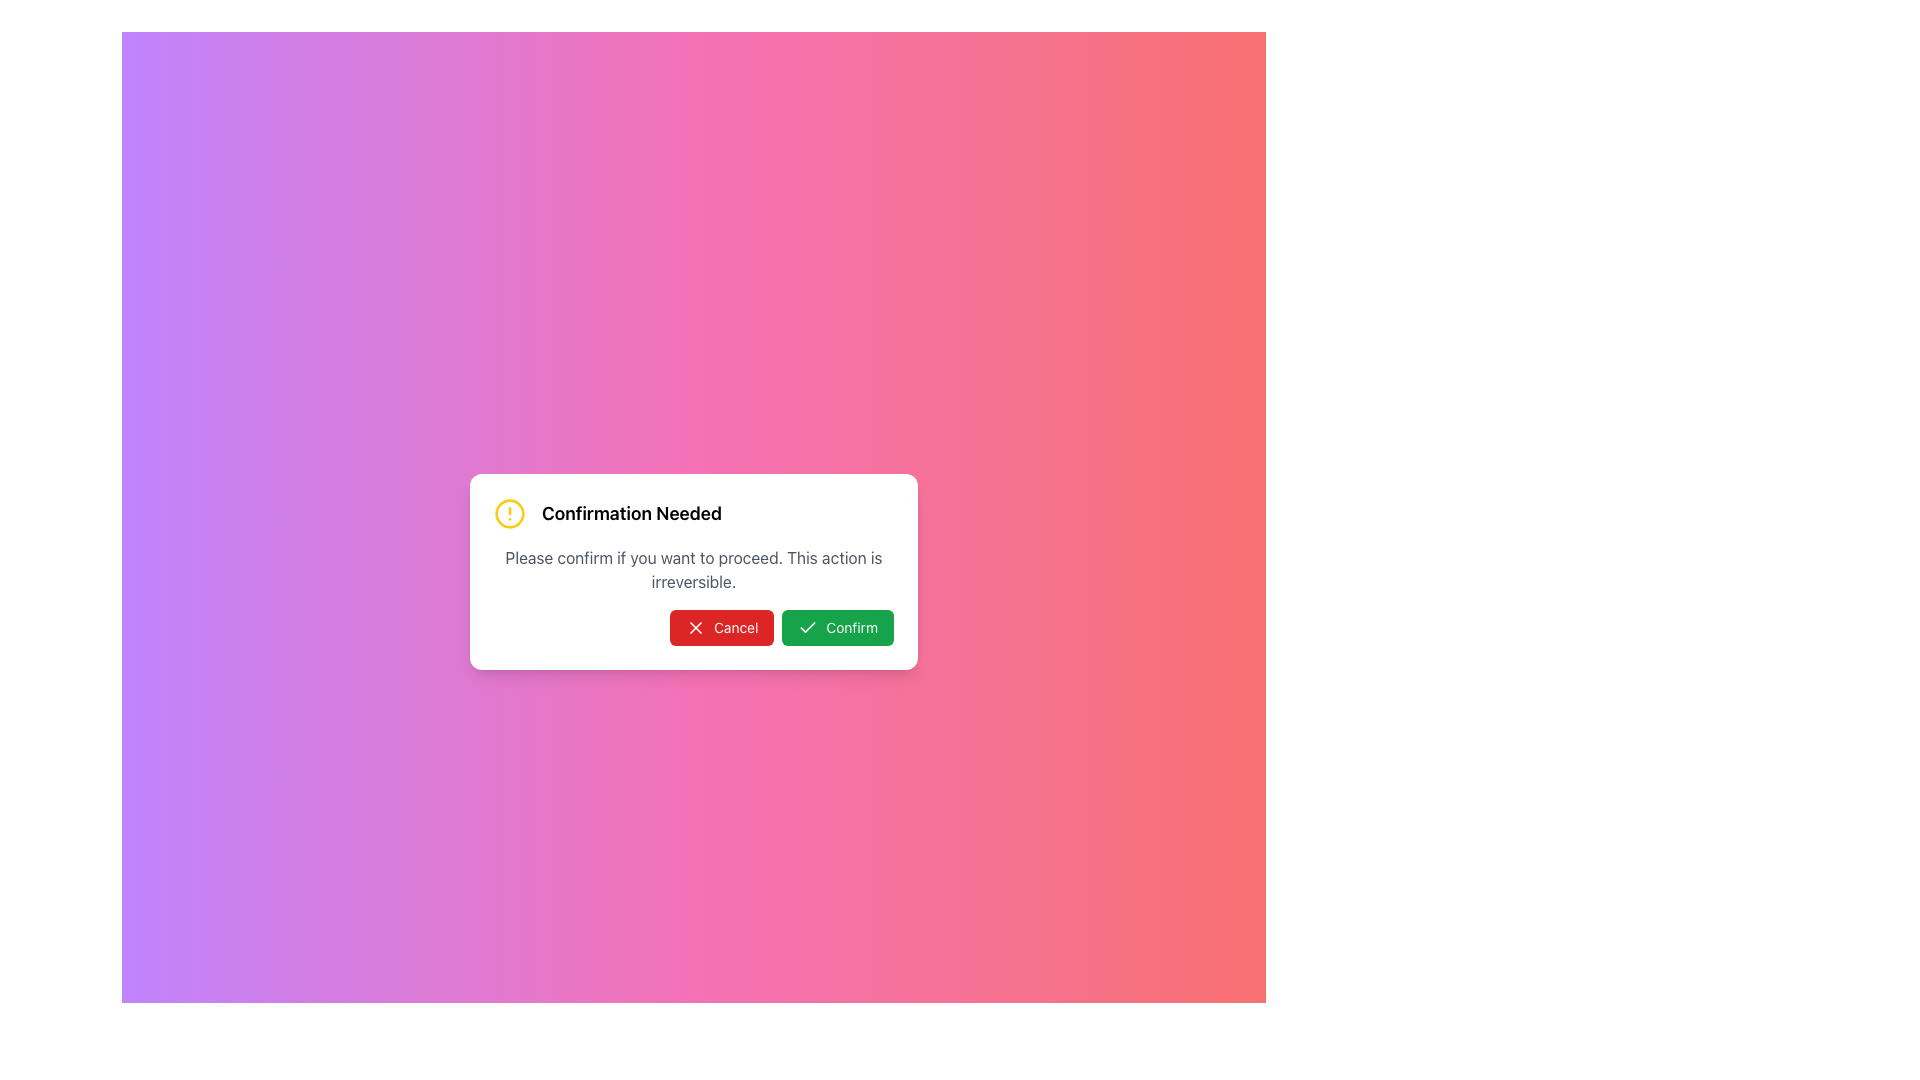 This screenshot has height=1080, width=1920. What do you see at coordinates (509, 512) in the screenshot?
I see `the circular SVG Shape Element that is part of the warning icon in the message dialog, which emphasizes the alert function` at bounding box center [509, 512].